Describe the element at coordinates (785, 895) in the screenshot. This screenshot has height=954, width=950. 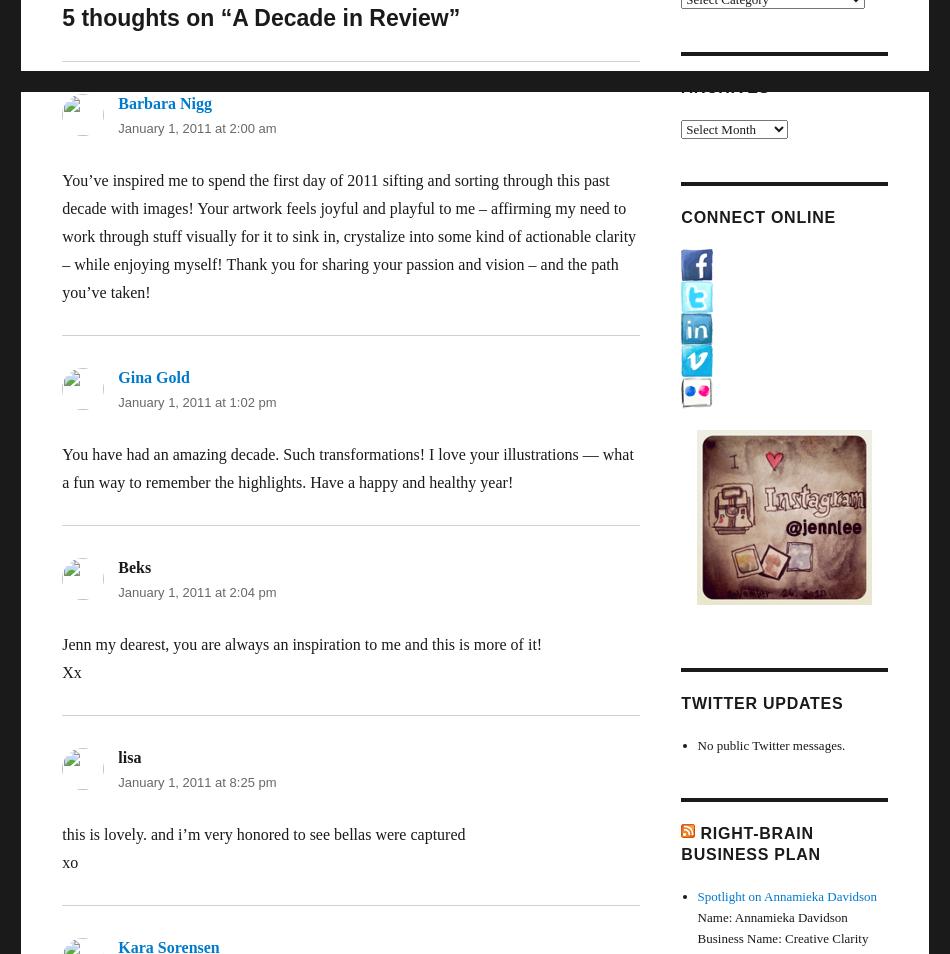
I see `'Spotlight on Annamieka Davidson'` at that location.